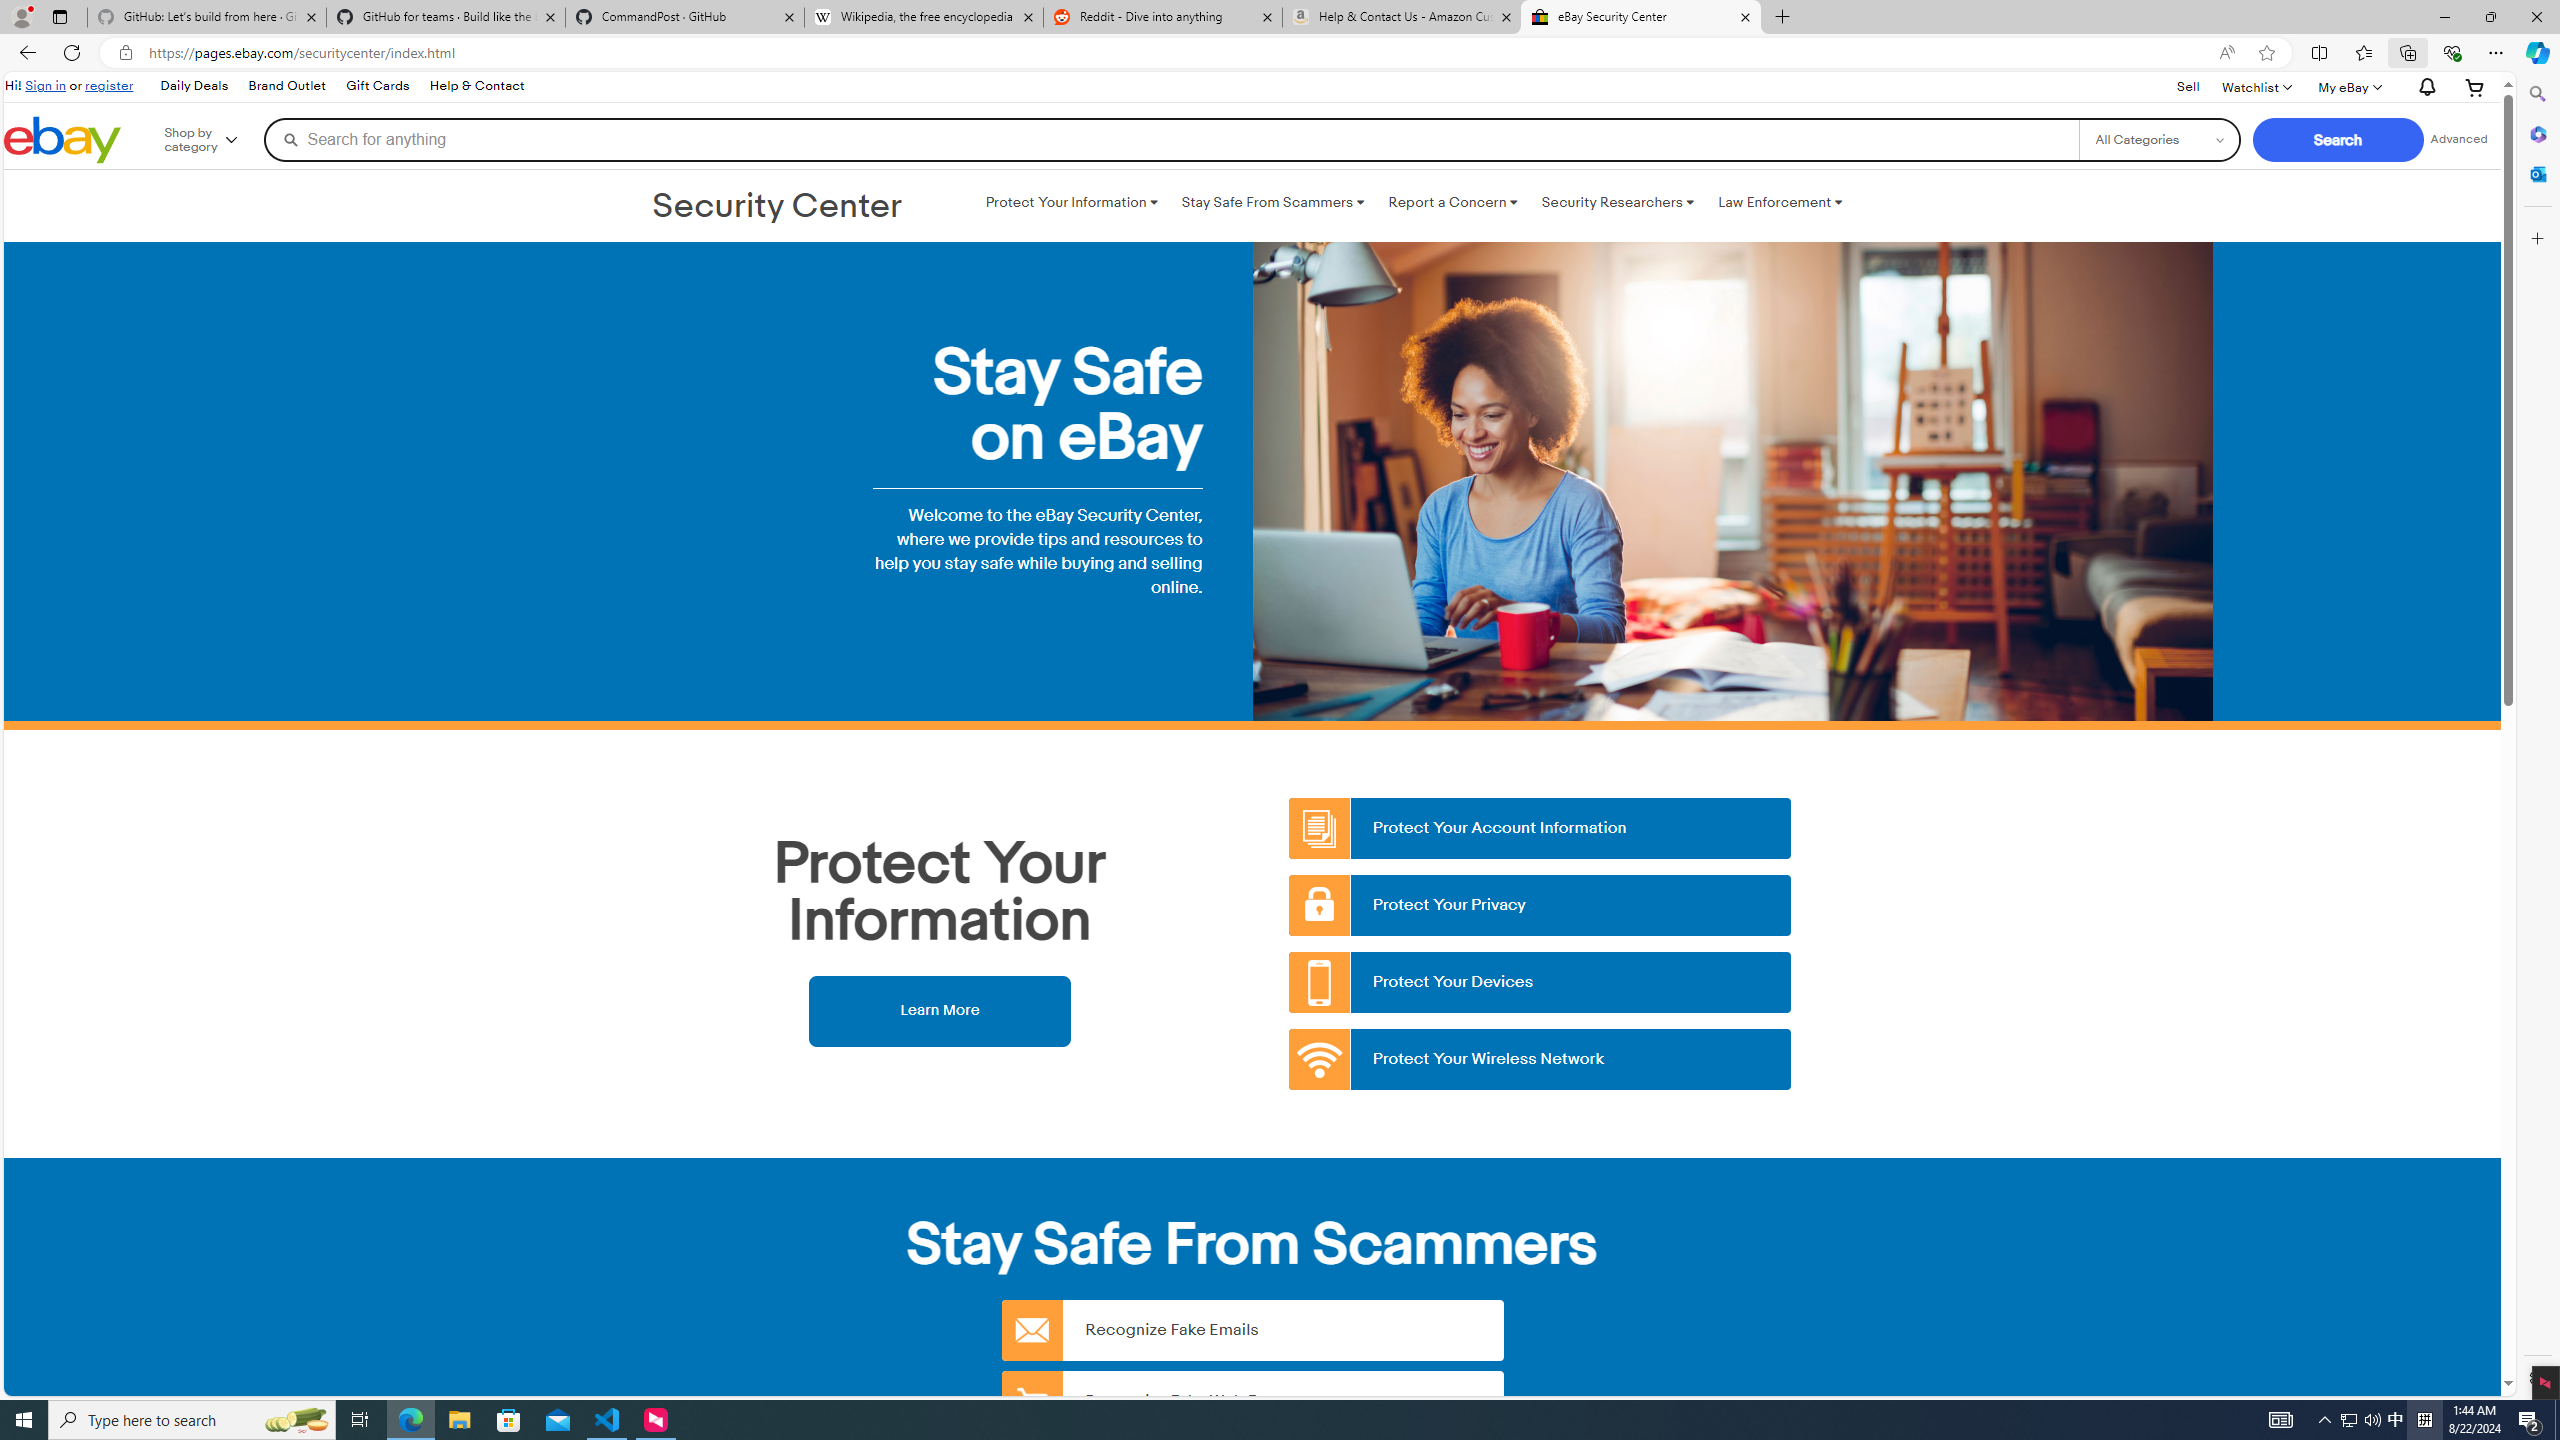 The width and height of the screenshot is (2560, 1440). What do you see at coordinates (2188, 85) in the screenshot?
I see `'Sell'` at bounding box center [2188, 85].